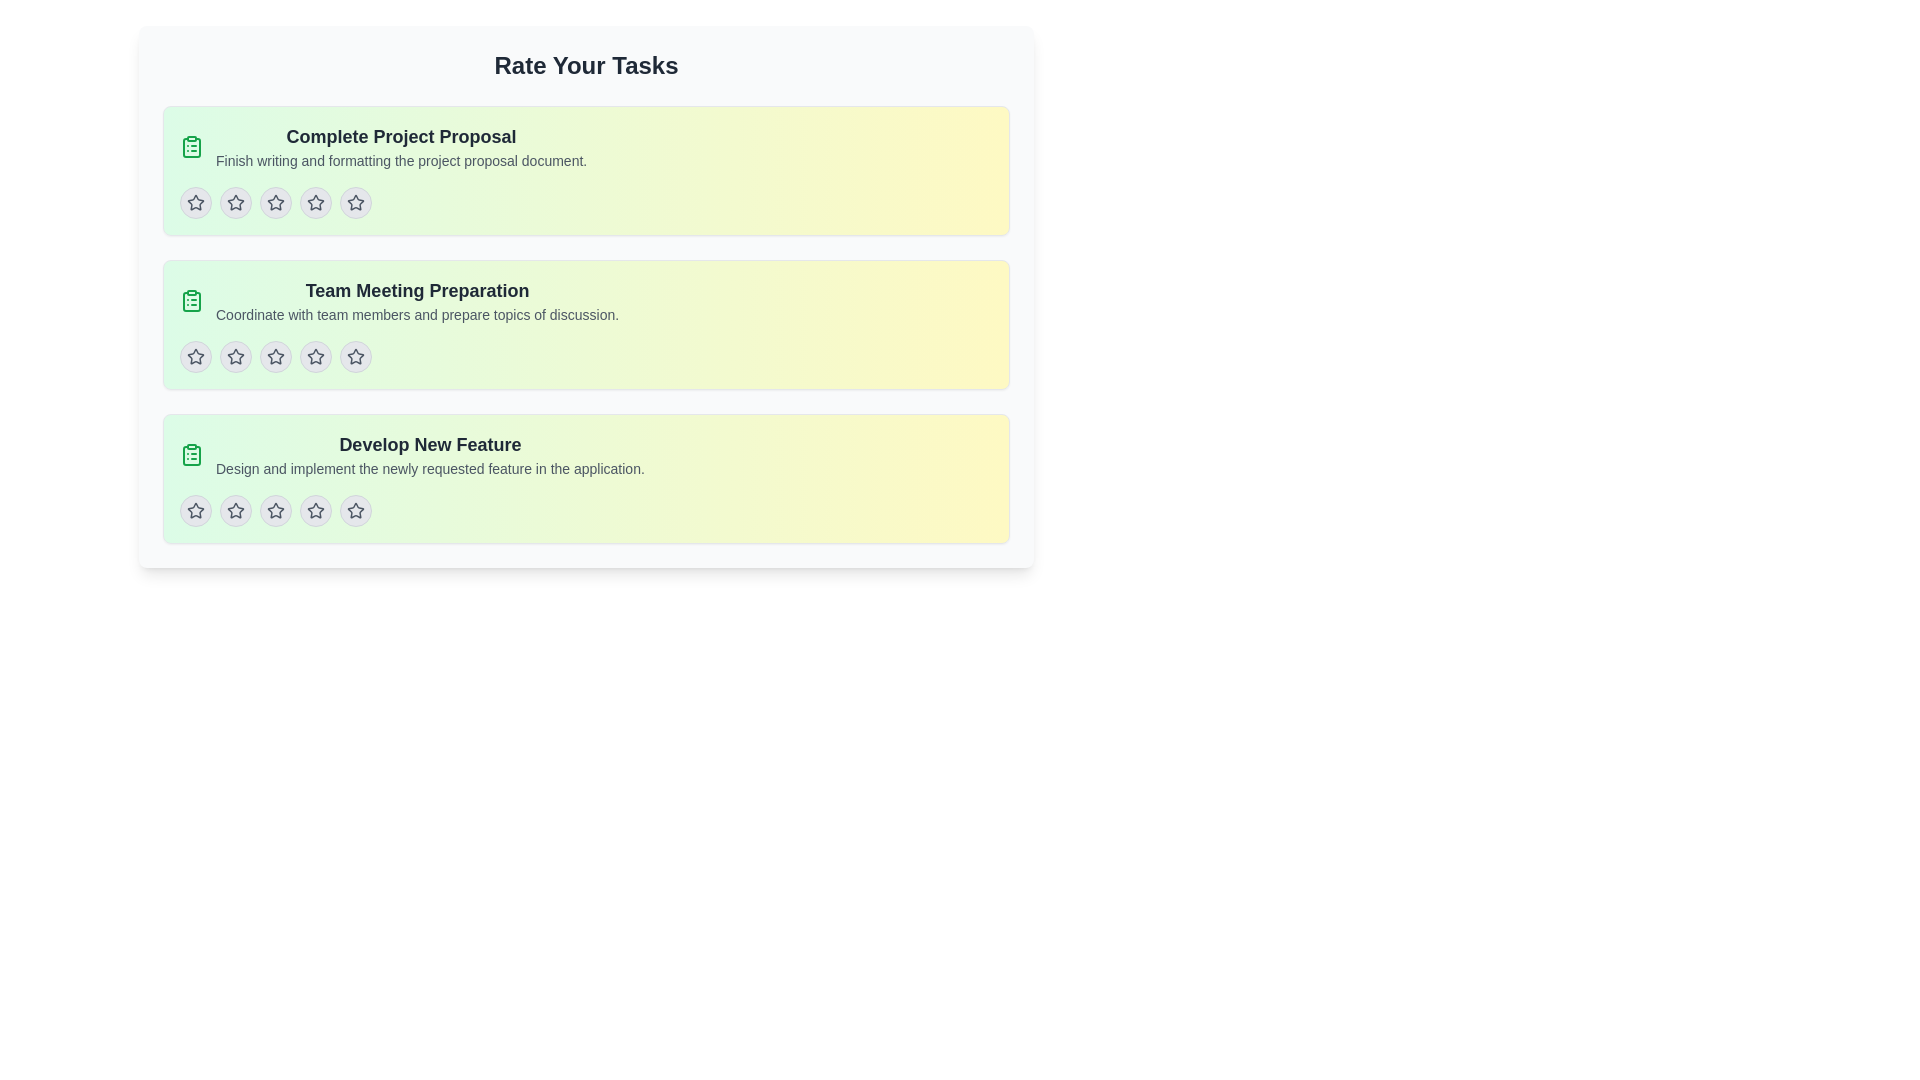 This screenshot has height=1080, width=1920. What do you see at coordinates (192, 145) in the screenshot?
I see `the green clipboard icon located to the left of the task title 'Complete Project Proposal'` at bounding box center [192, 145].